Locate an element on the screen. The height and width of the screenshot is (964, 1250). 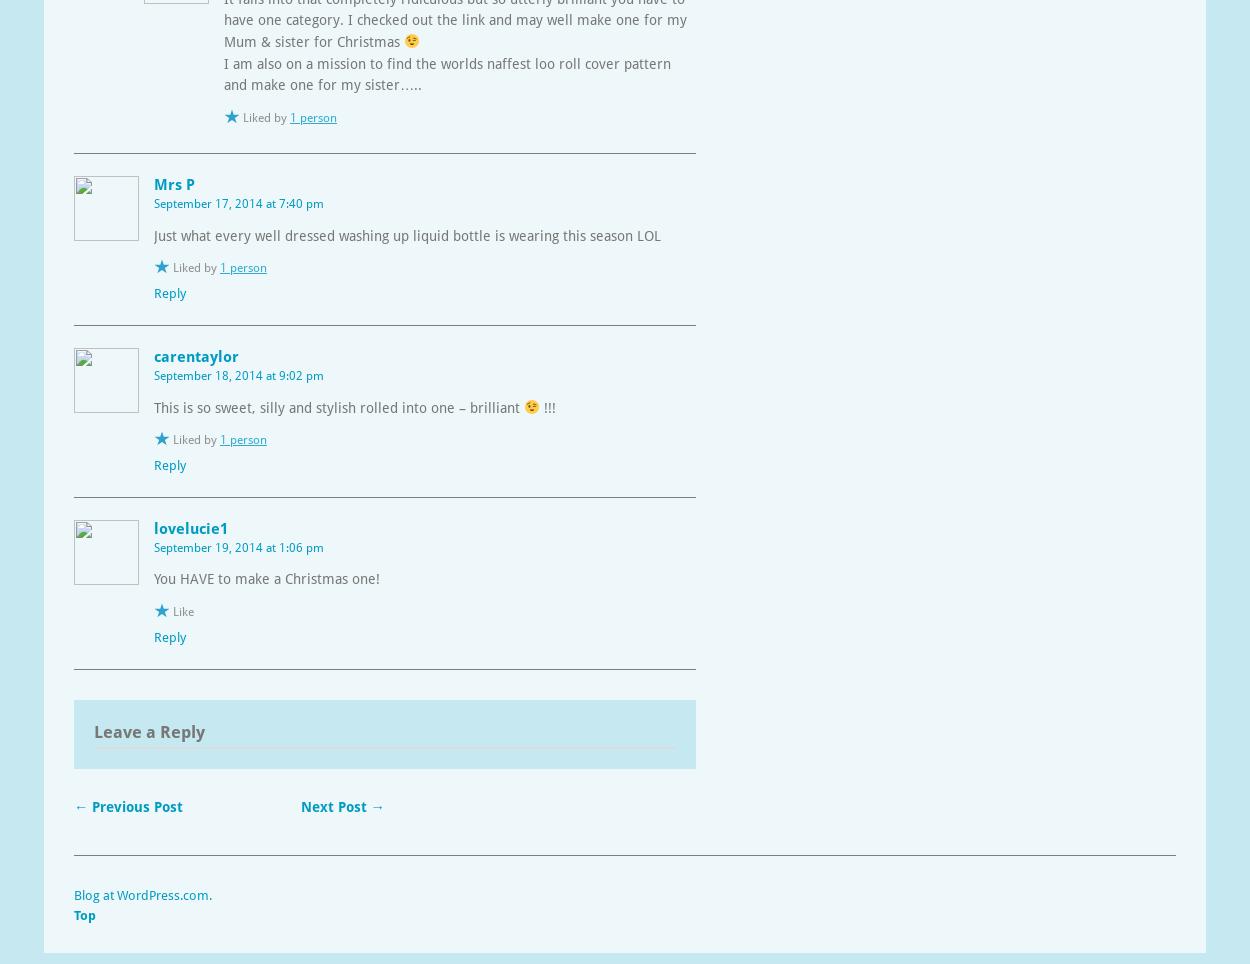
'!!!' is located at coordinates (548, 406).